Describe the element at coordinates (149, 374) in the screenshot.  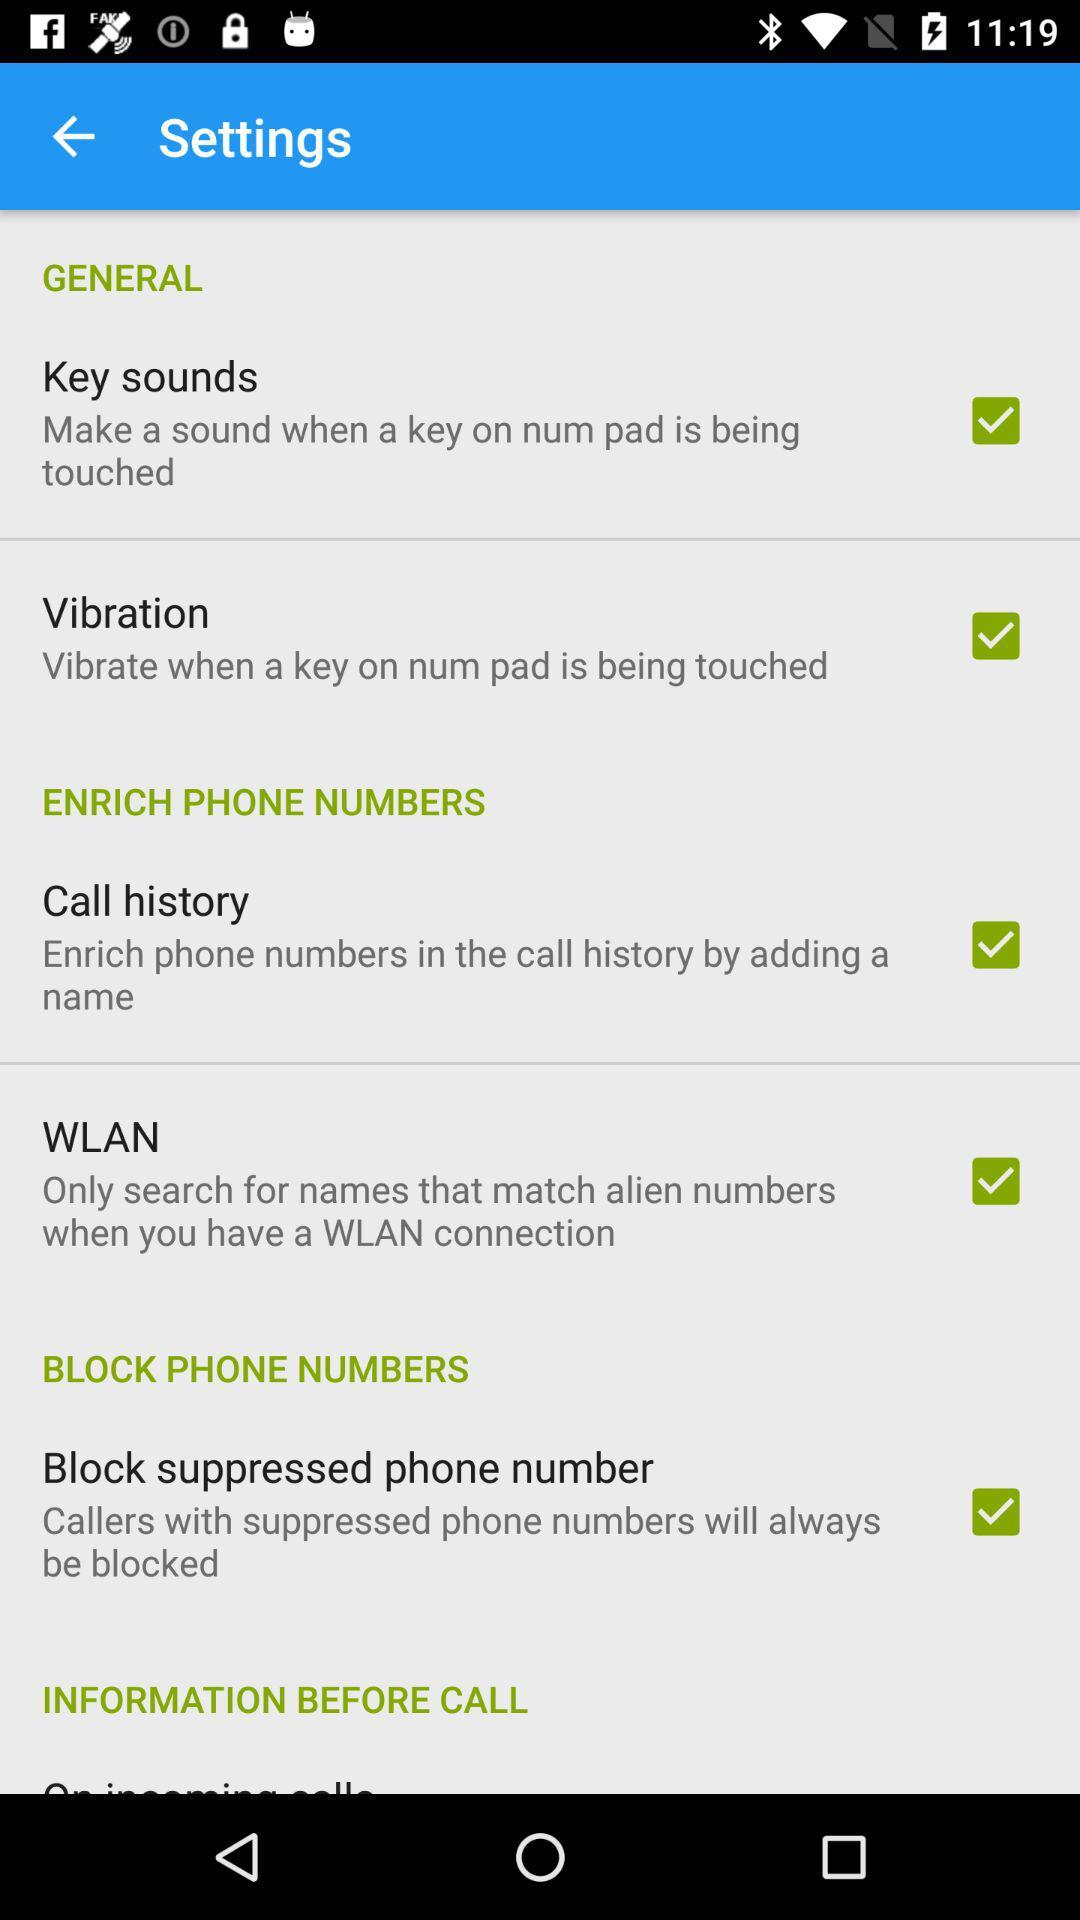
I see `icon below general icon` at that location.